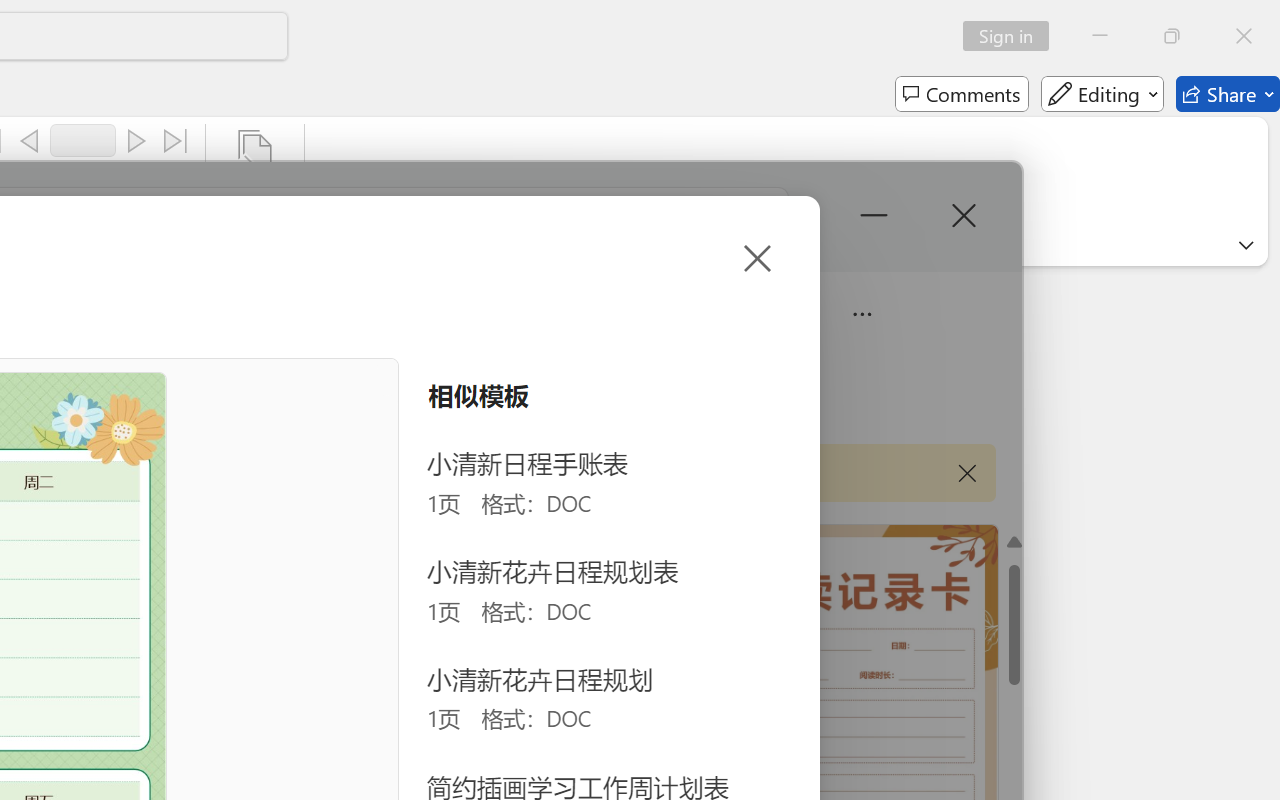  What do you see at coordinates (135, 141) in the screenshot?
I see `'Next'` at bounding box center [135, 141].